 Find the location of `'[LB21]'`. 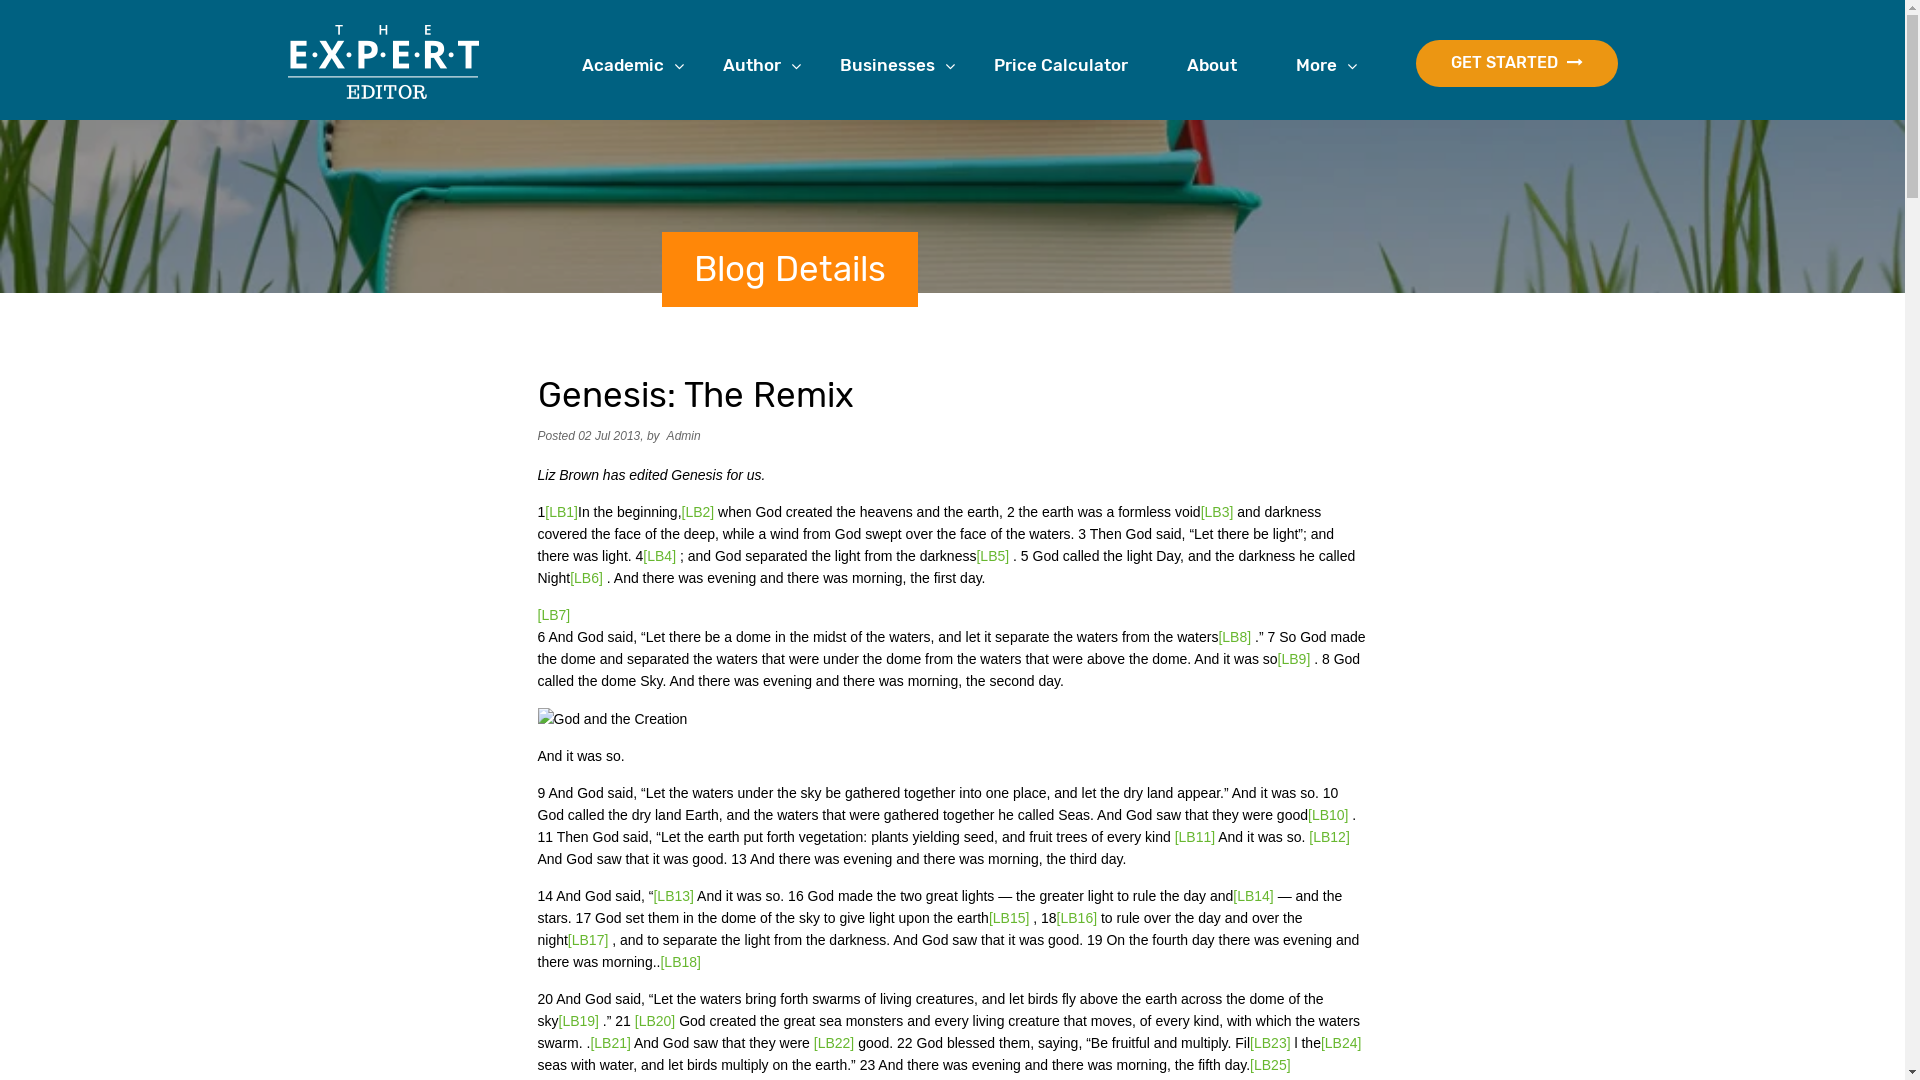

'[LB21]' is located at coordinates (608, 1041).